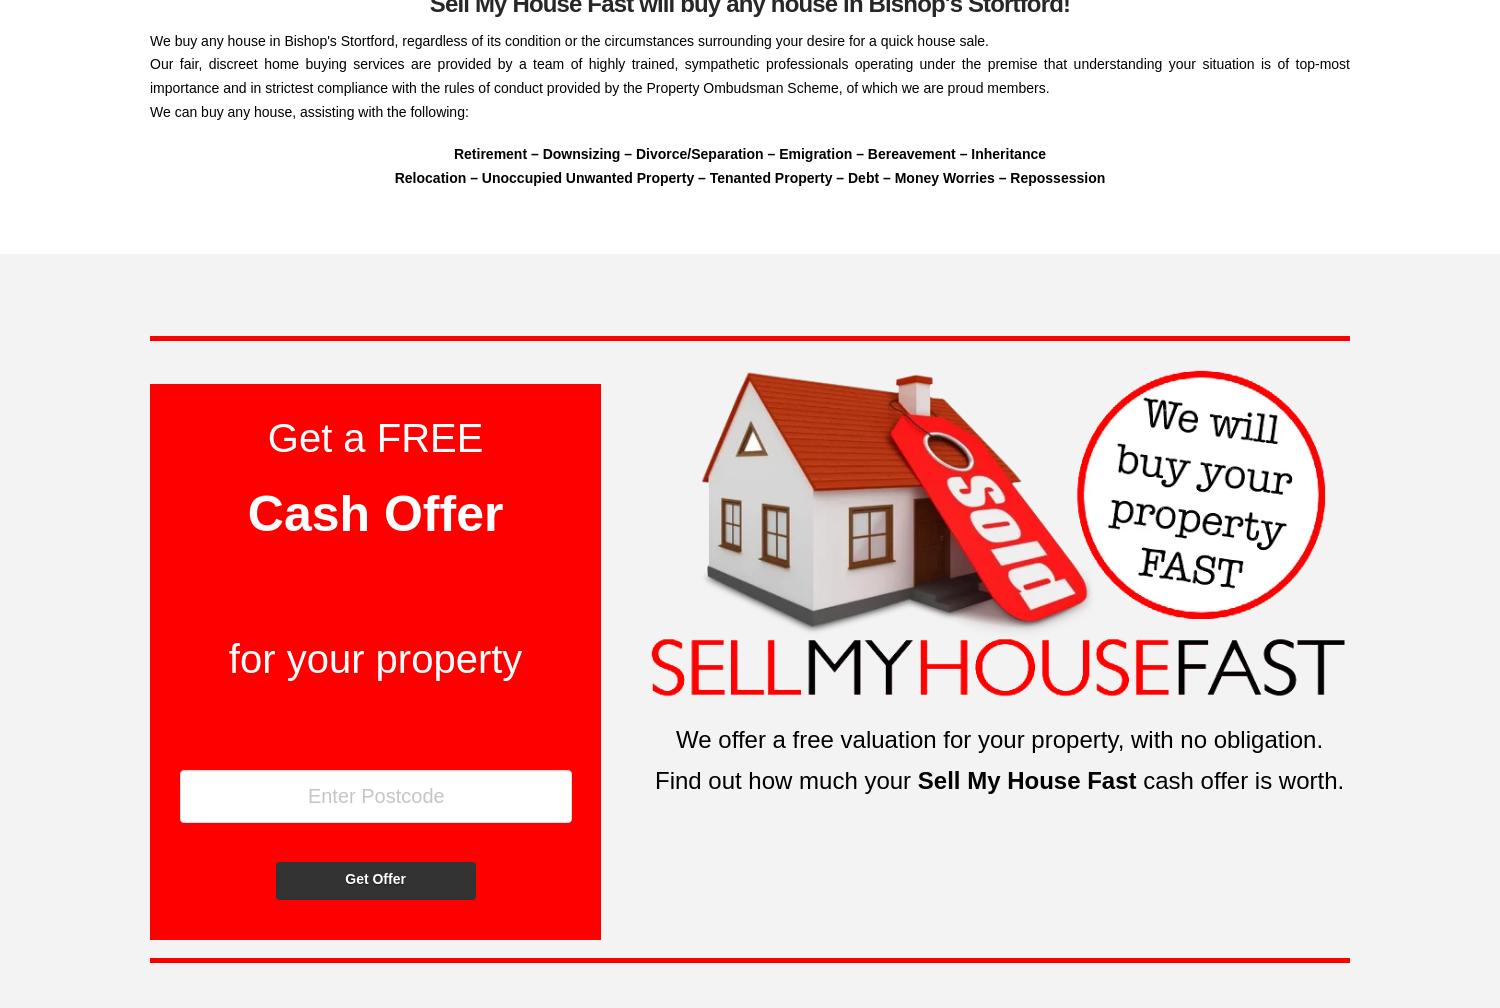  Describe the element at coordinates (748, 154) in the screenshot. I see `'Retirement – Downsizing – Divorce/Separation – Emigration – Bereavement – Inheritance'` at that location.